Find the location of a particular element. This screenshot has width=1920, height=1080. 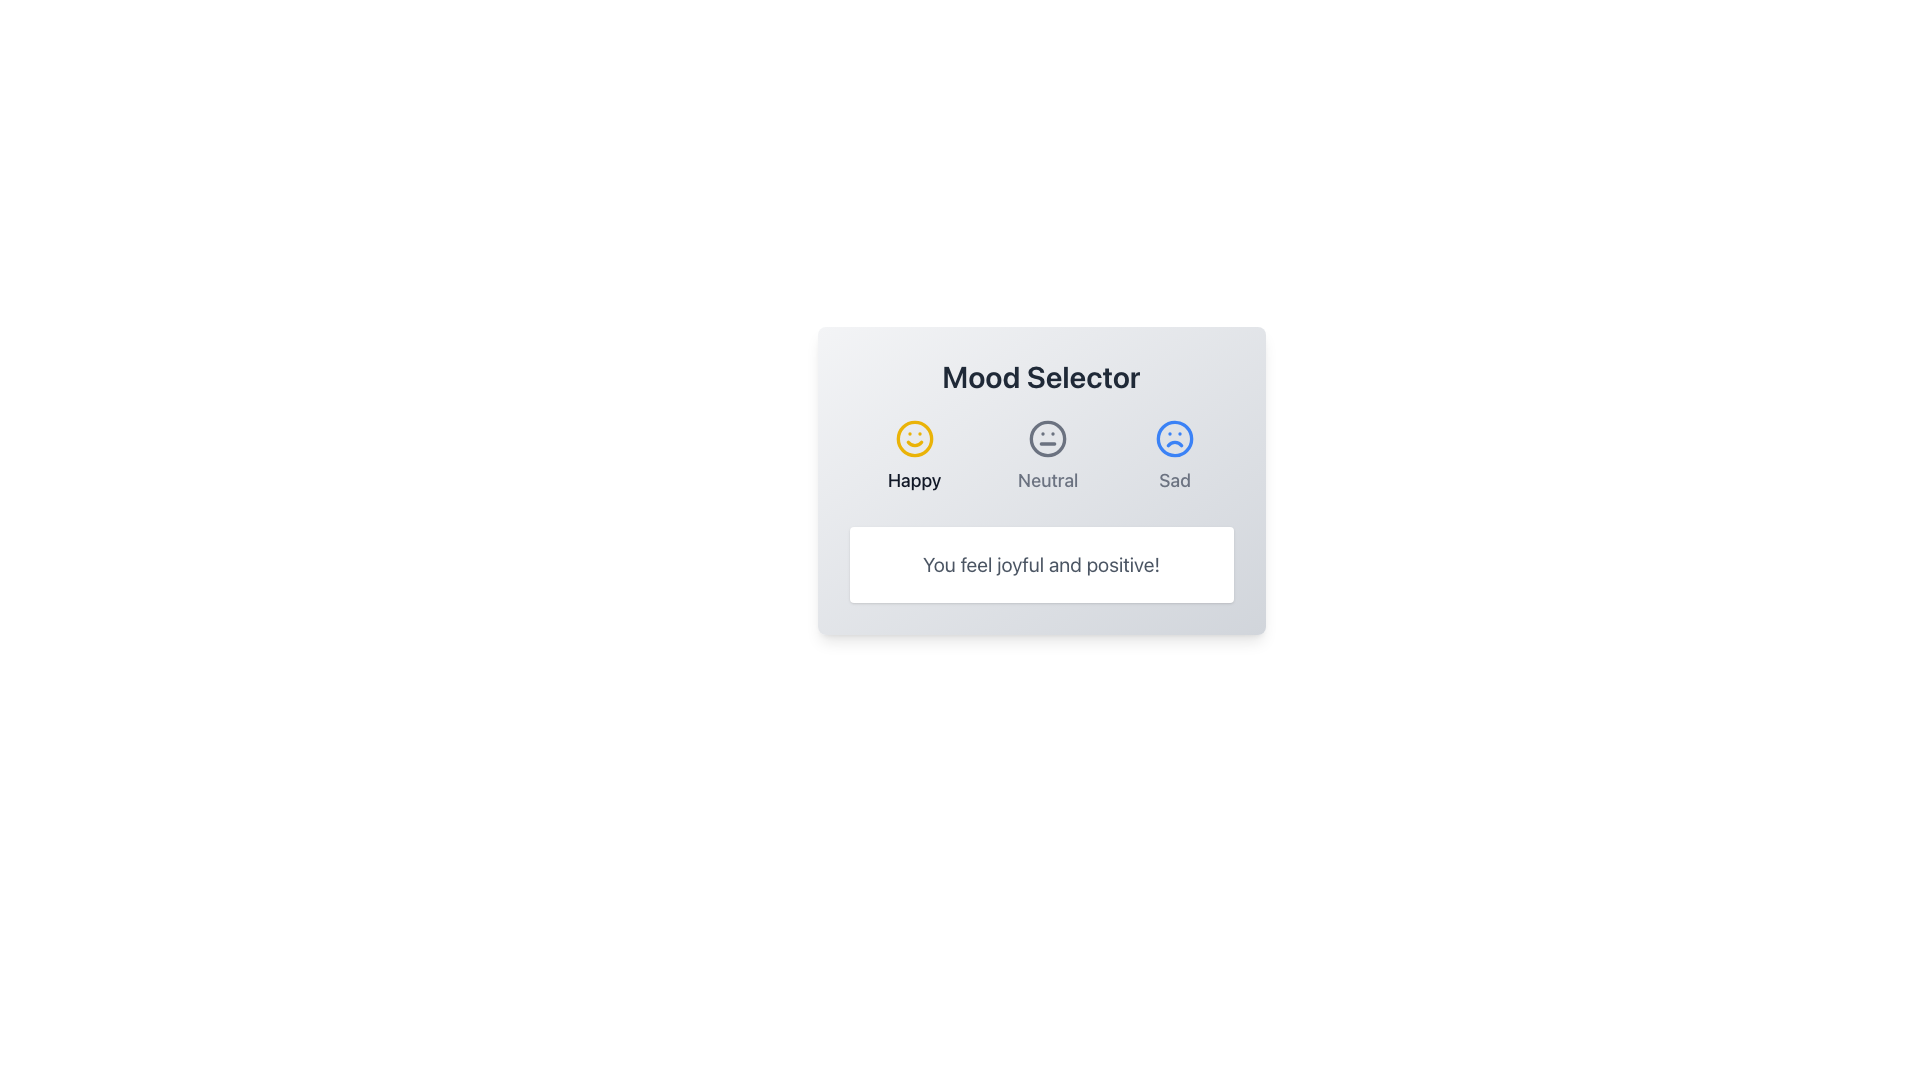

the 'Sad' mood button, which features a blue frown icon above the text 'Sad', styled in gray, and is the third option in the mood selector is located at coordinates (1175, 456).